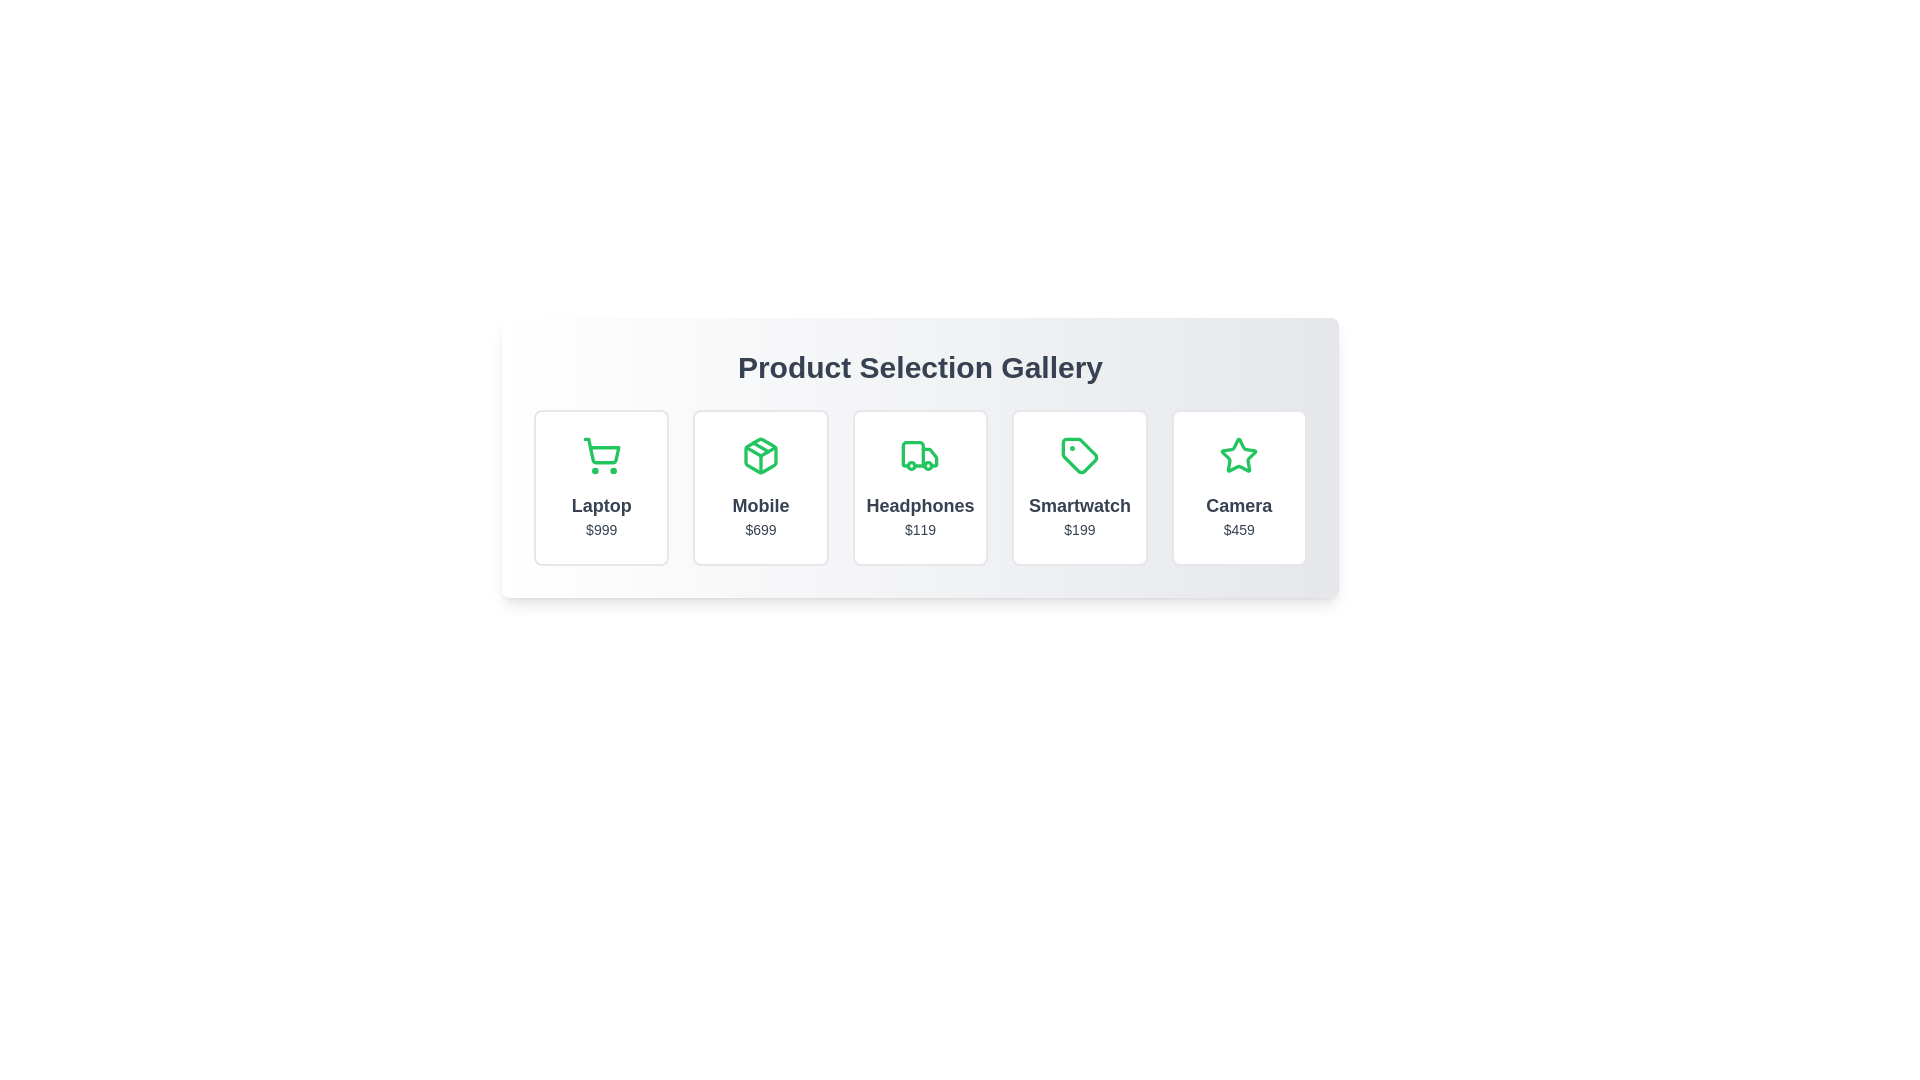 Image resolution: width=1920 pixels, height=1080 pixels. I want to click on text content of the Text display area which shows 'Camera' and '$459' located at the bottom section of the product card on the far right of the product grid, so click(1238, 515).